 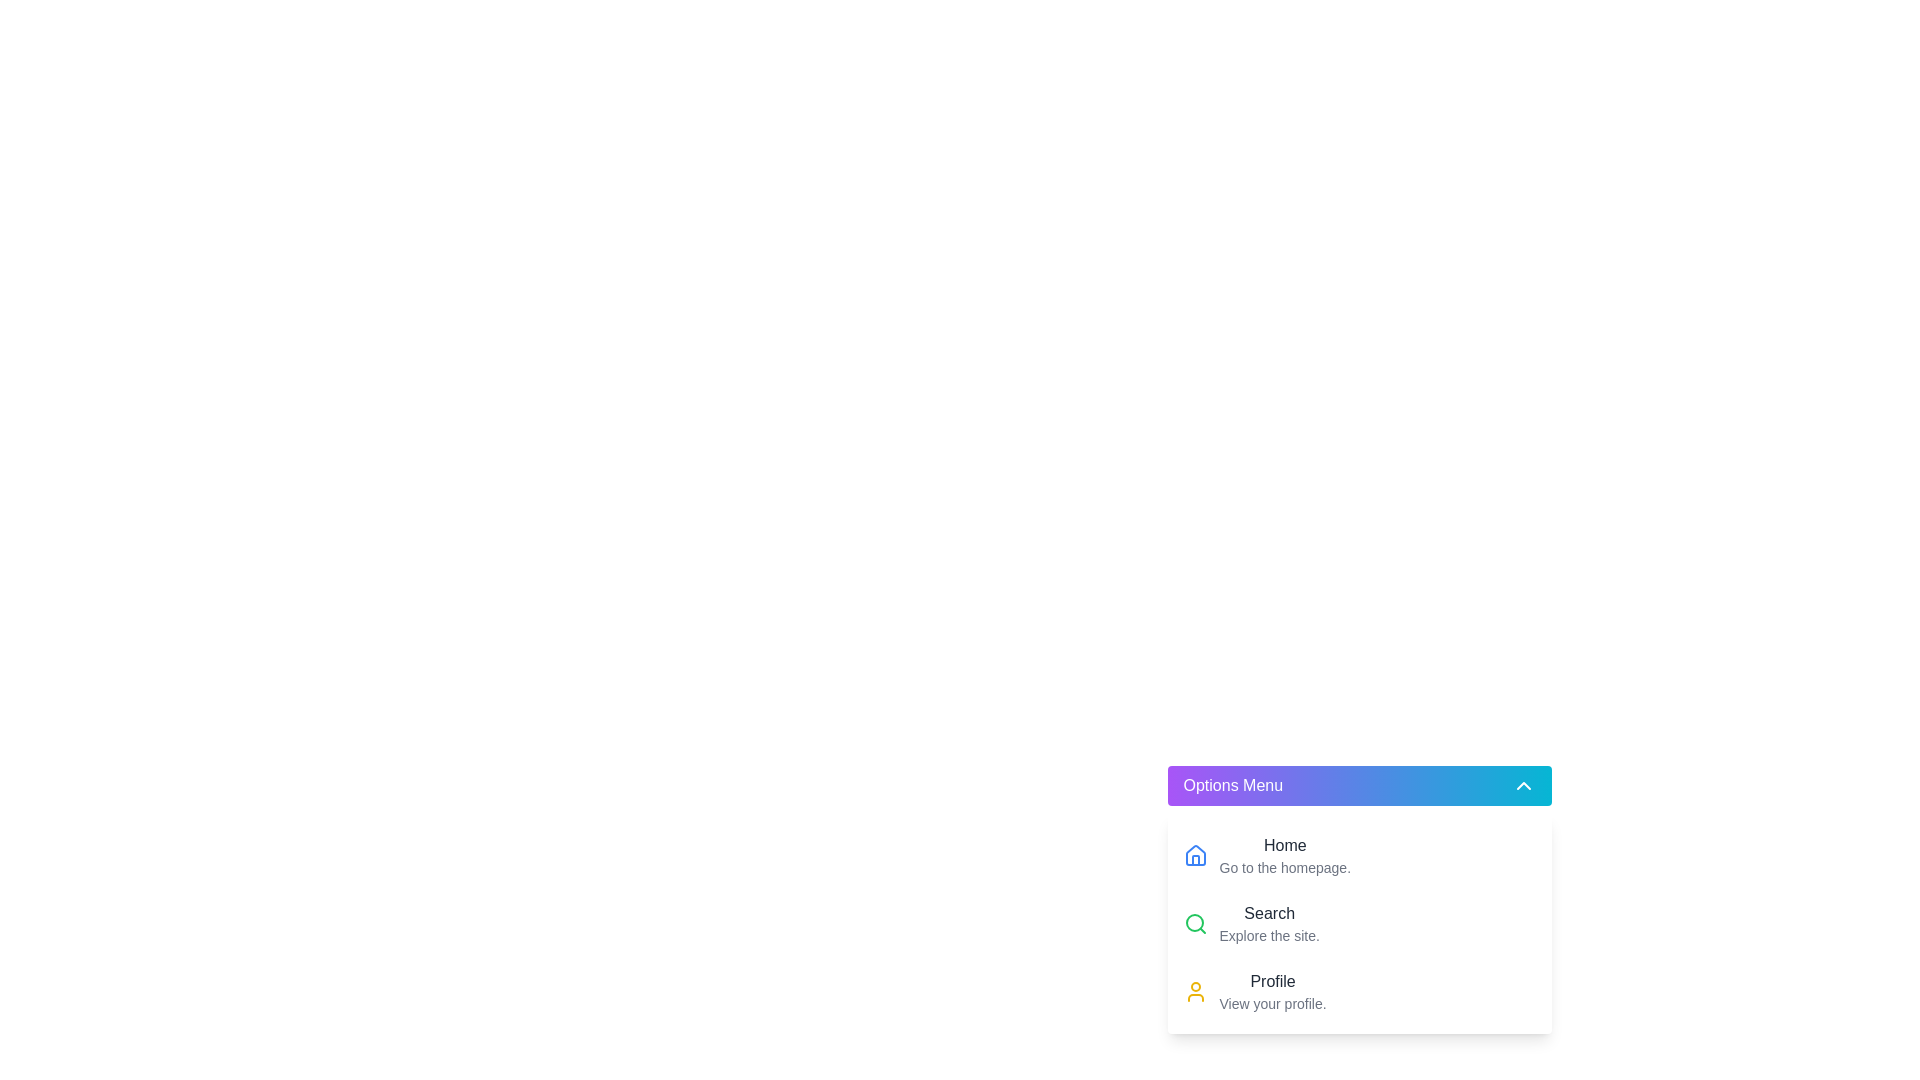 I want to click on the circular green graphical element located at the top right section of the 'Options Menu', adjacent to the 'Search' label, so click(x=1194, y=922).